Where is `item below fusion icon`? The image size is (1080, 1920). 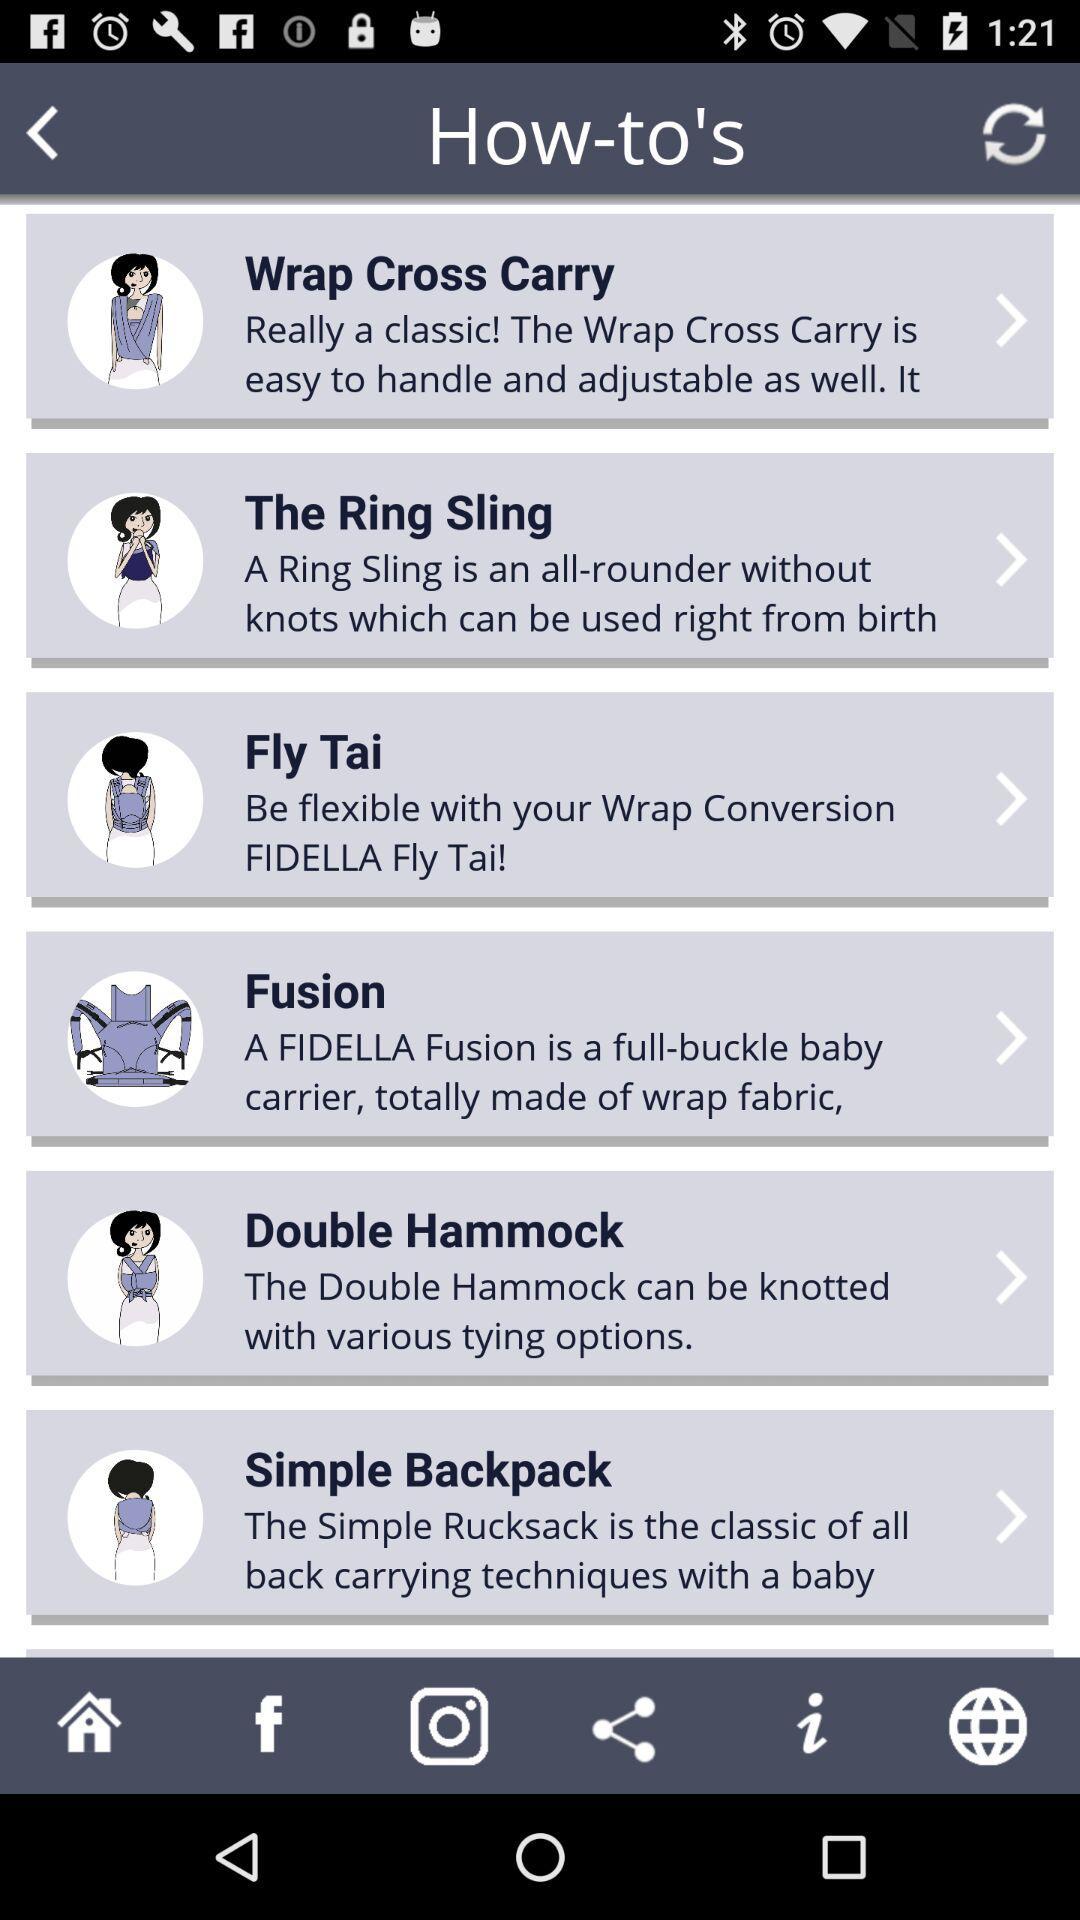 item below fusion icon is located at coordinates (606, 1069).